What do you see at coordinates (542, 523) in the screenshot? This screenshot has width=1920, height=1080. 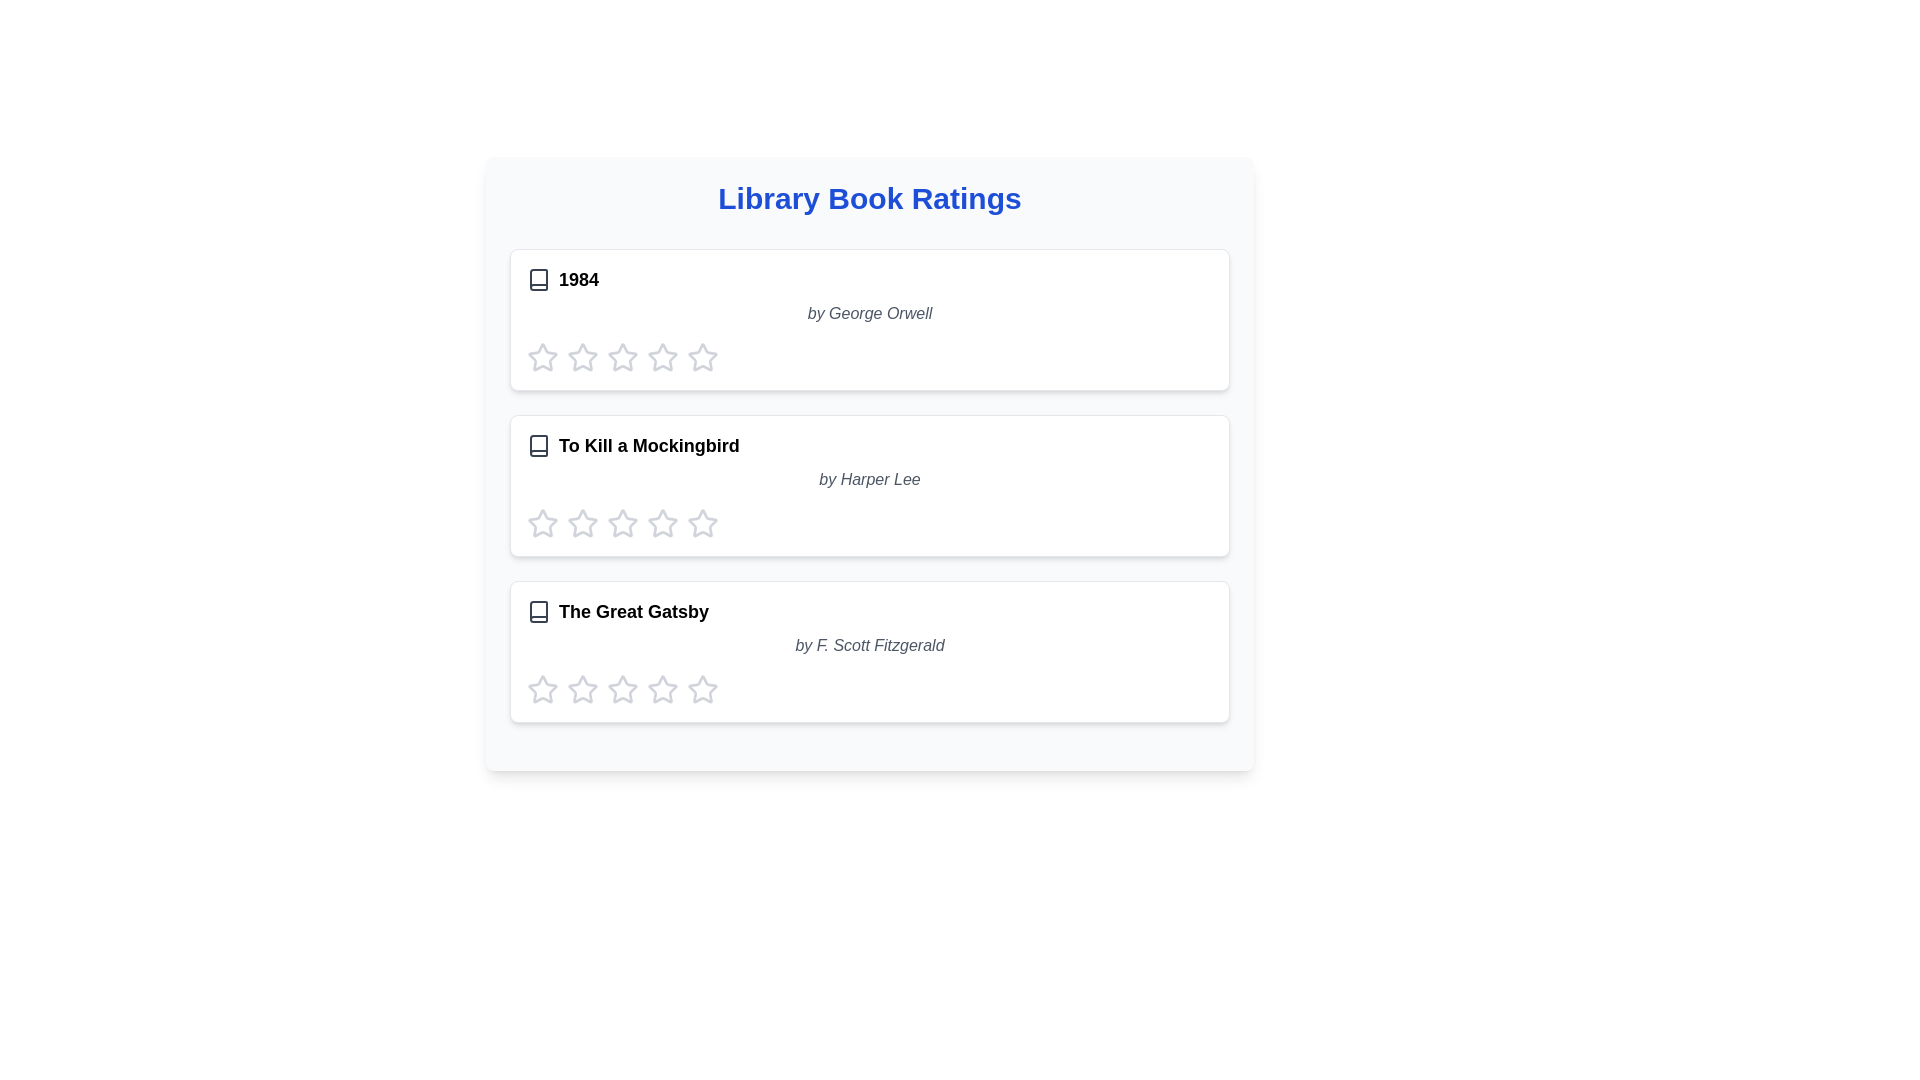 I see `the first star-shaped button to rate the book 'To Kill a Mockingbird' with one star` at bounding box center [542, 523].